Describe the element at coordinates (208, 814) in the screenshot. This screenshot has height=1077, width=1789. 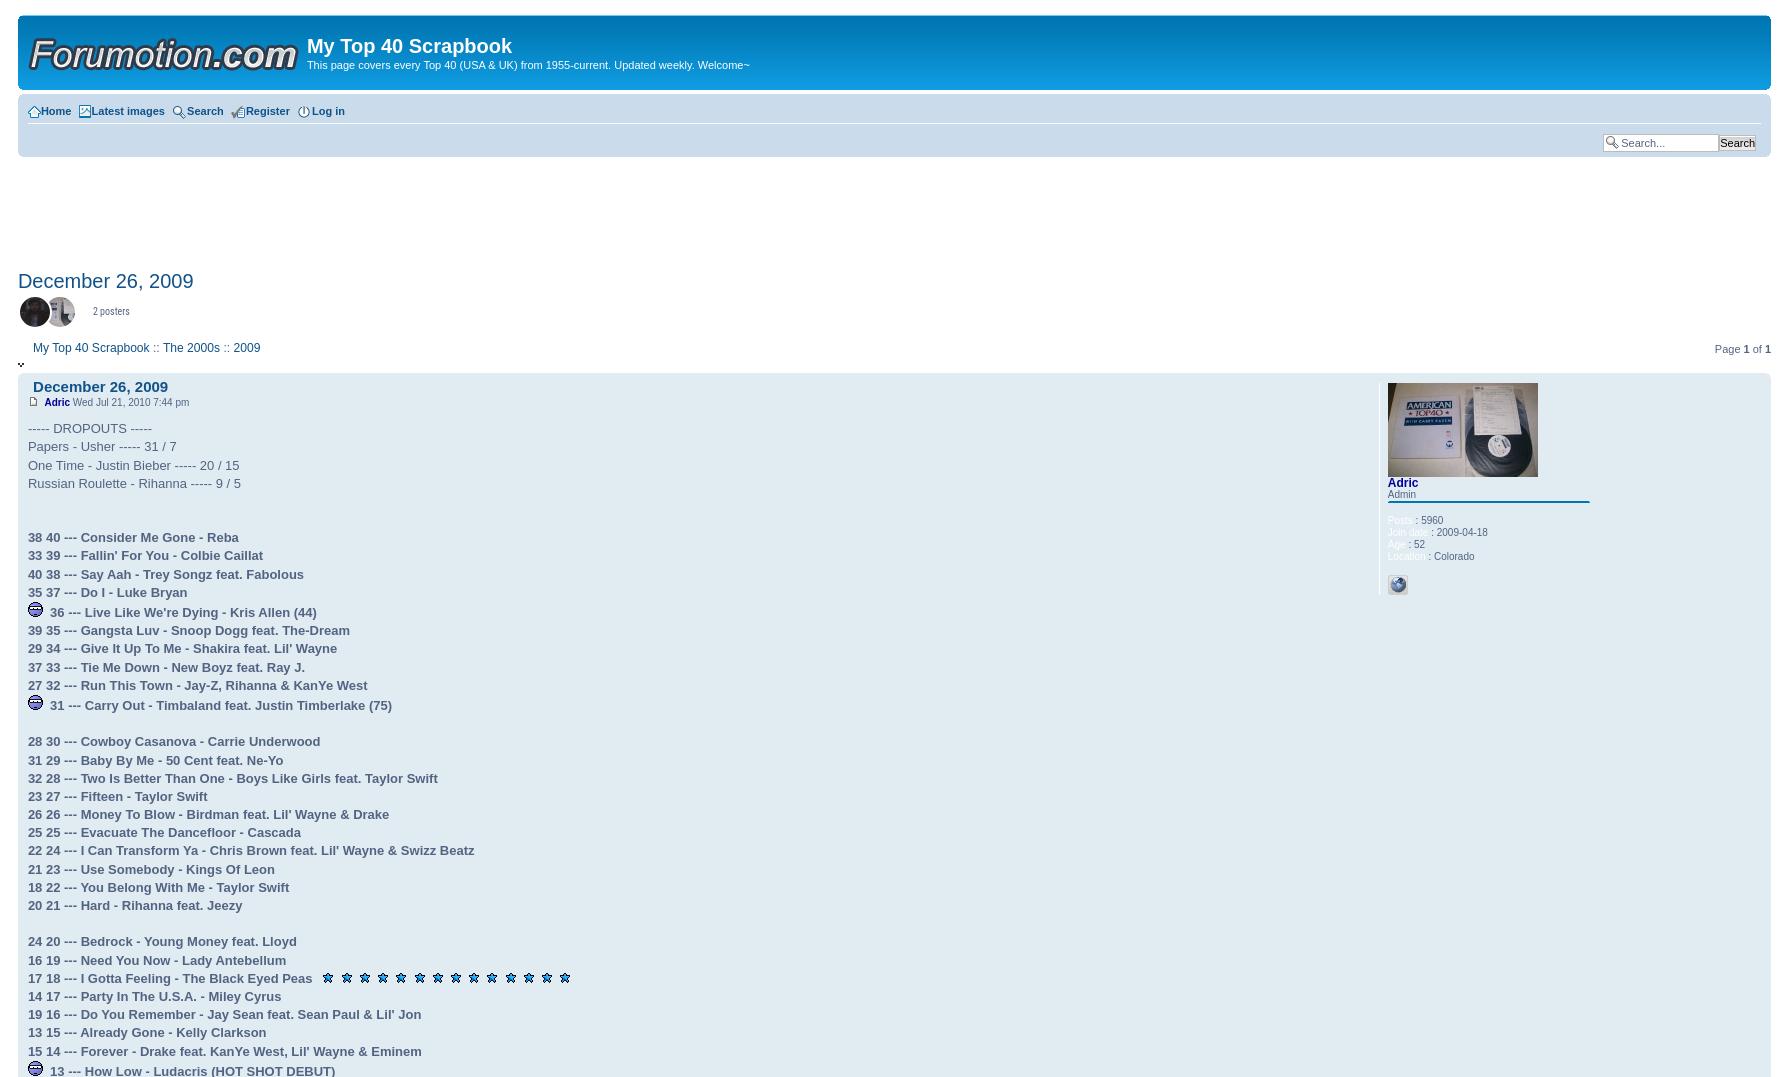
I see `'26 26 --- Money To Blow - Birdman feat. Lil' Wayne & Drake'` at that location.